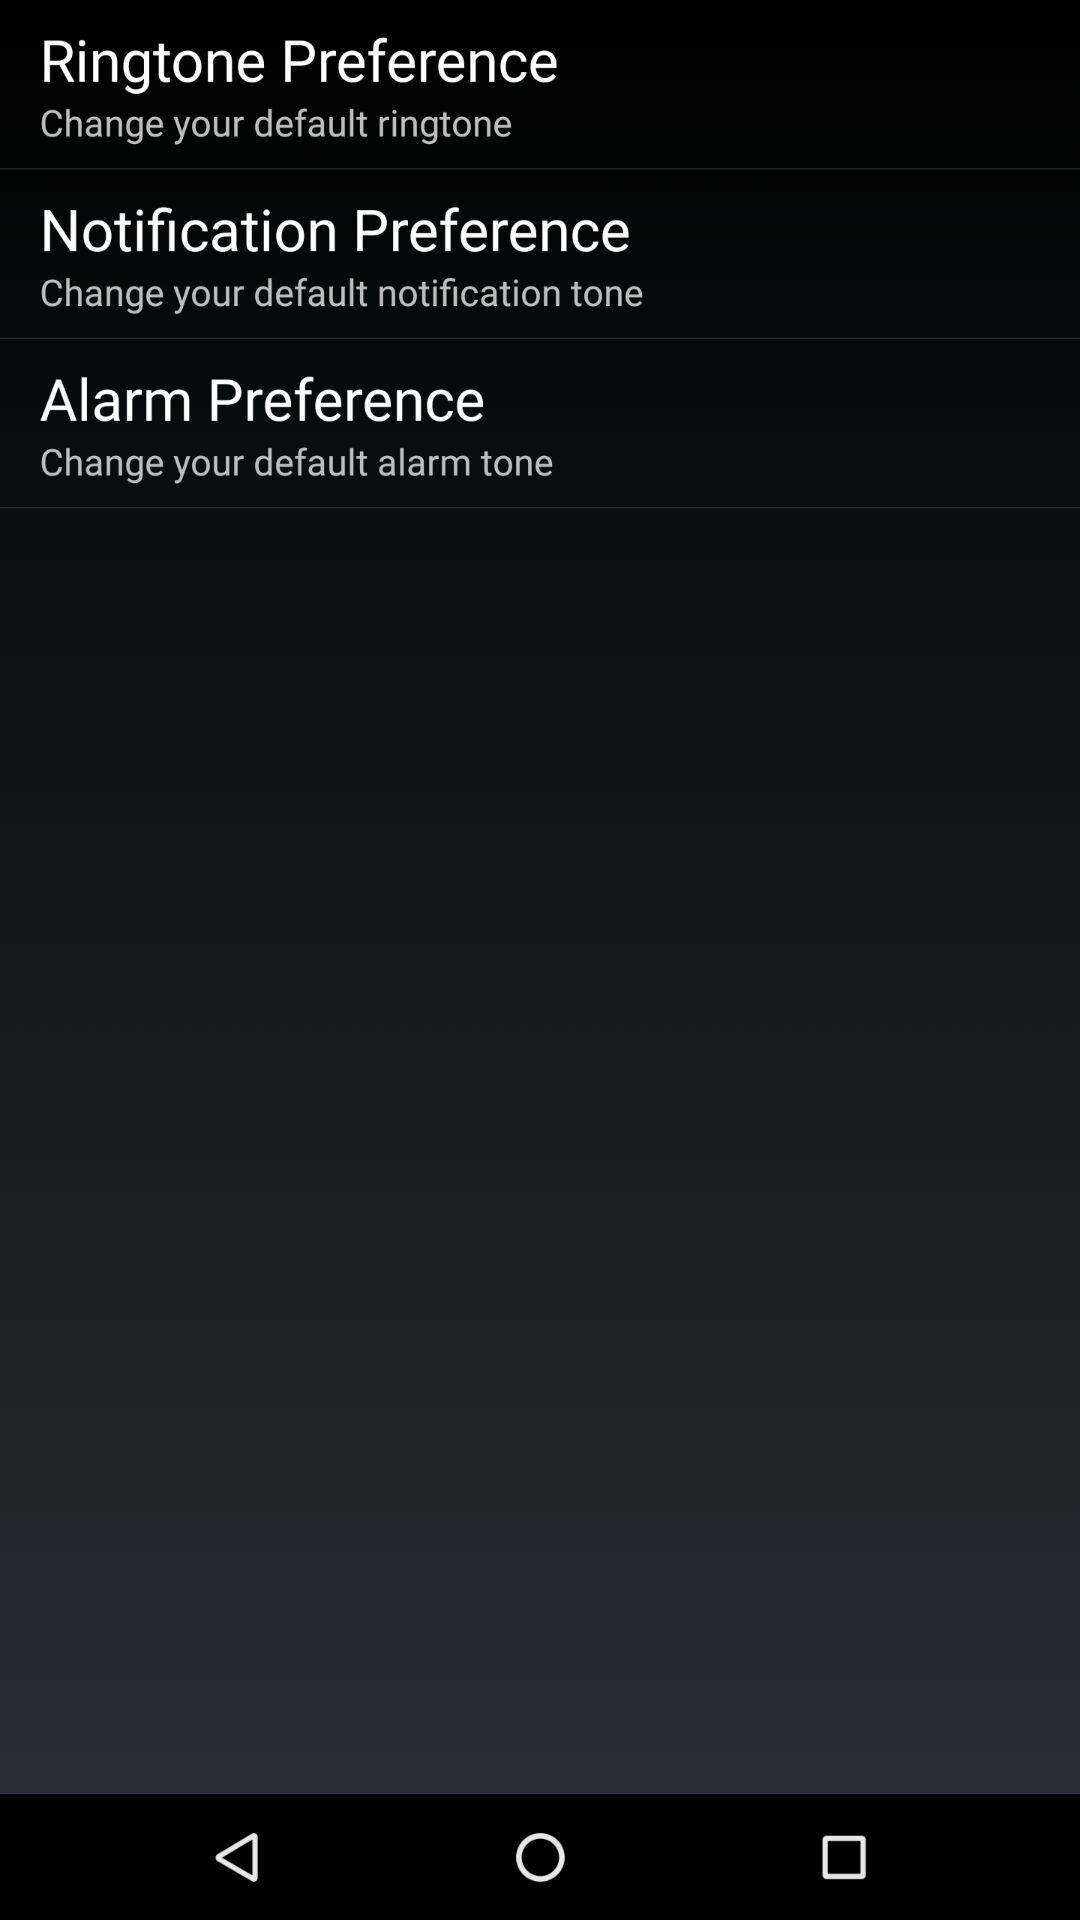 The image size is (1080, 1920). Describe the element at coordinates (299, 58) in the screenshot. I see `the item above the change your default` at that location.